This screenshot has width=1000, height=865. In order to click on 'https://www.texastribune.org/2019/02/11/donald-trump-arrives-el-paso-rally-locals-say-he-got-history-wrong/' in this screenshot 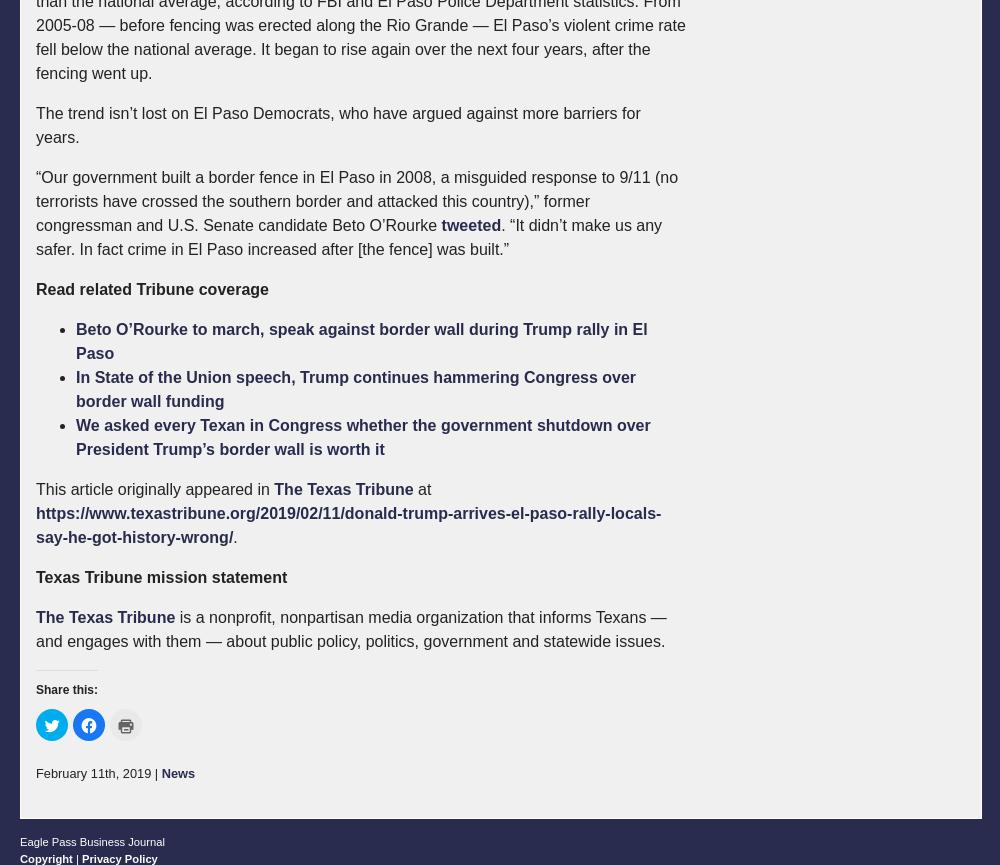, I will do `click(347, 524)`.